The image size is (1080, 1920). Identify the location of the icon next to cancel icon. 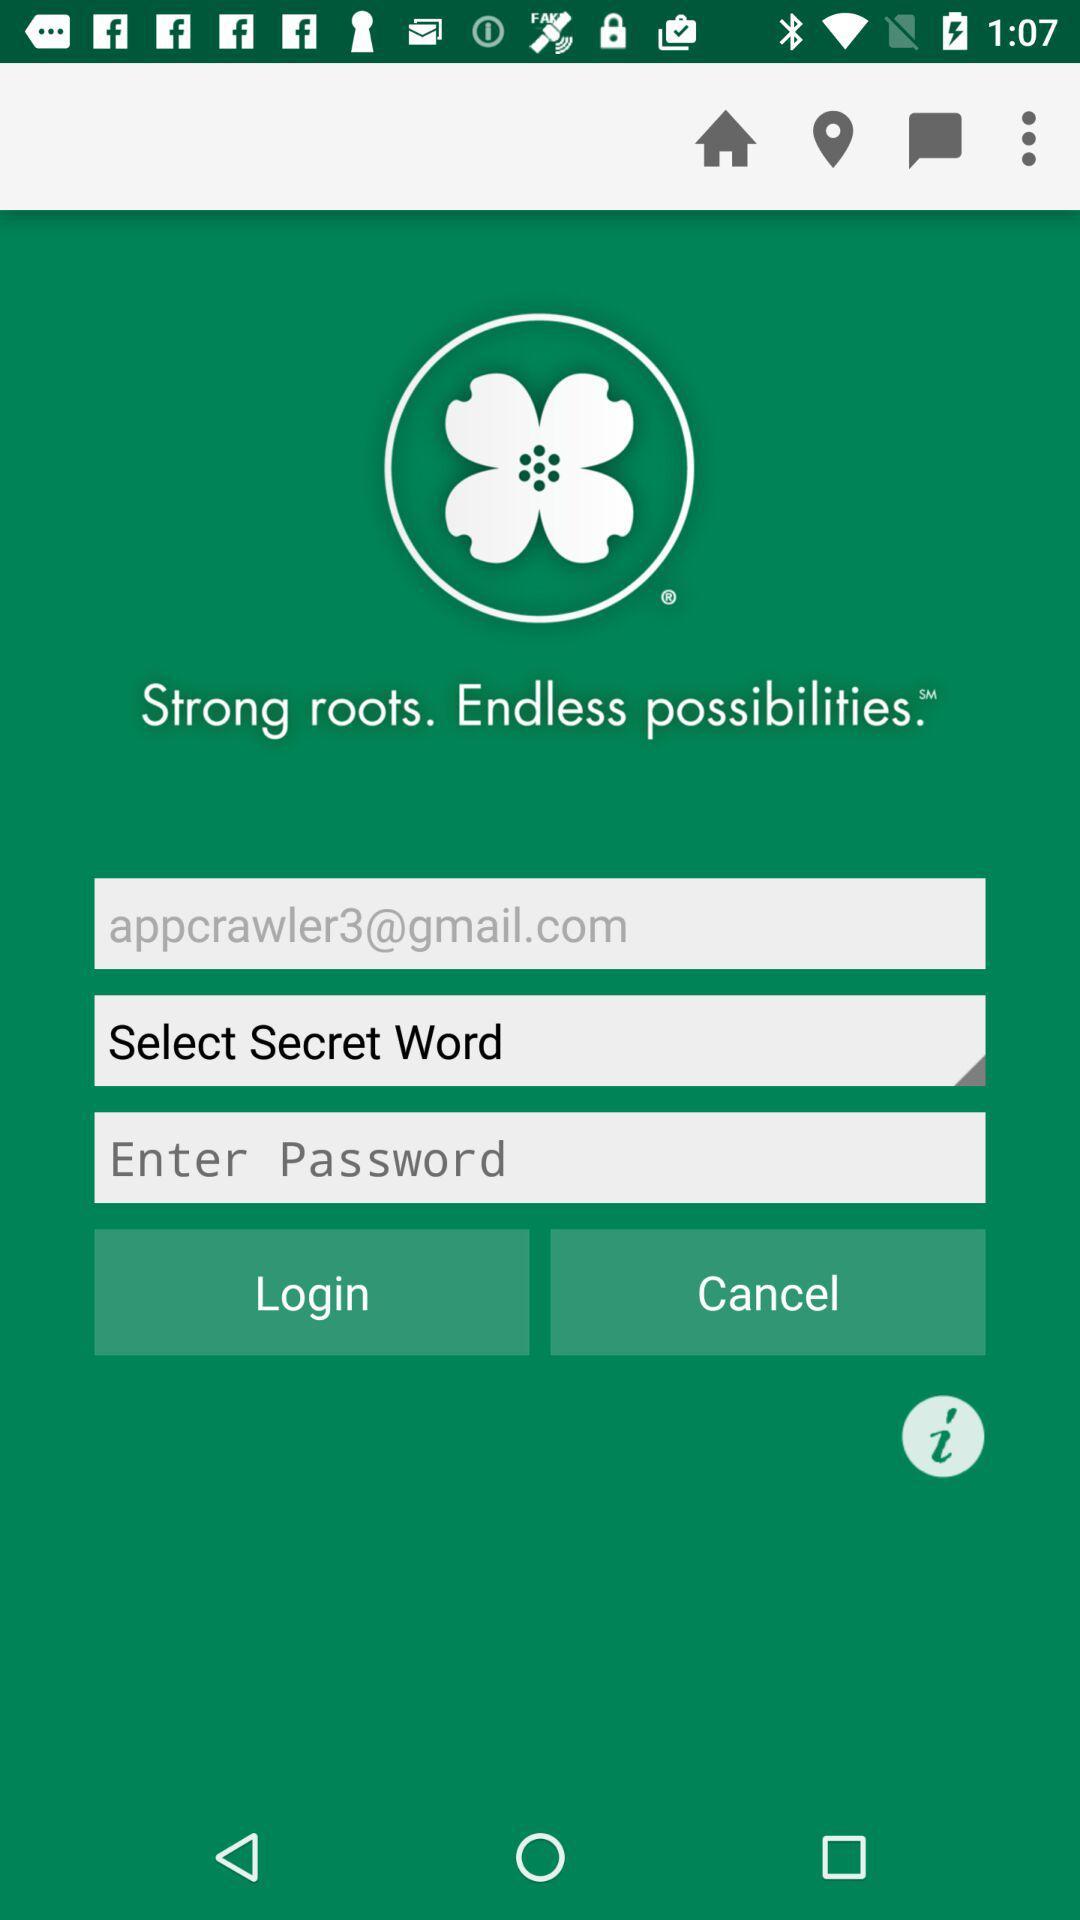
(312, 1292).